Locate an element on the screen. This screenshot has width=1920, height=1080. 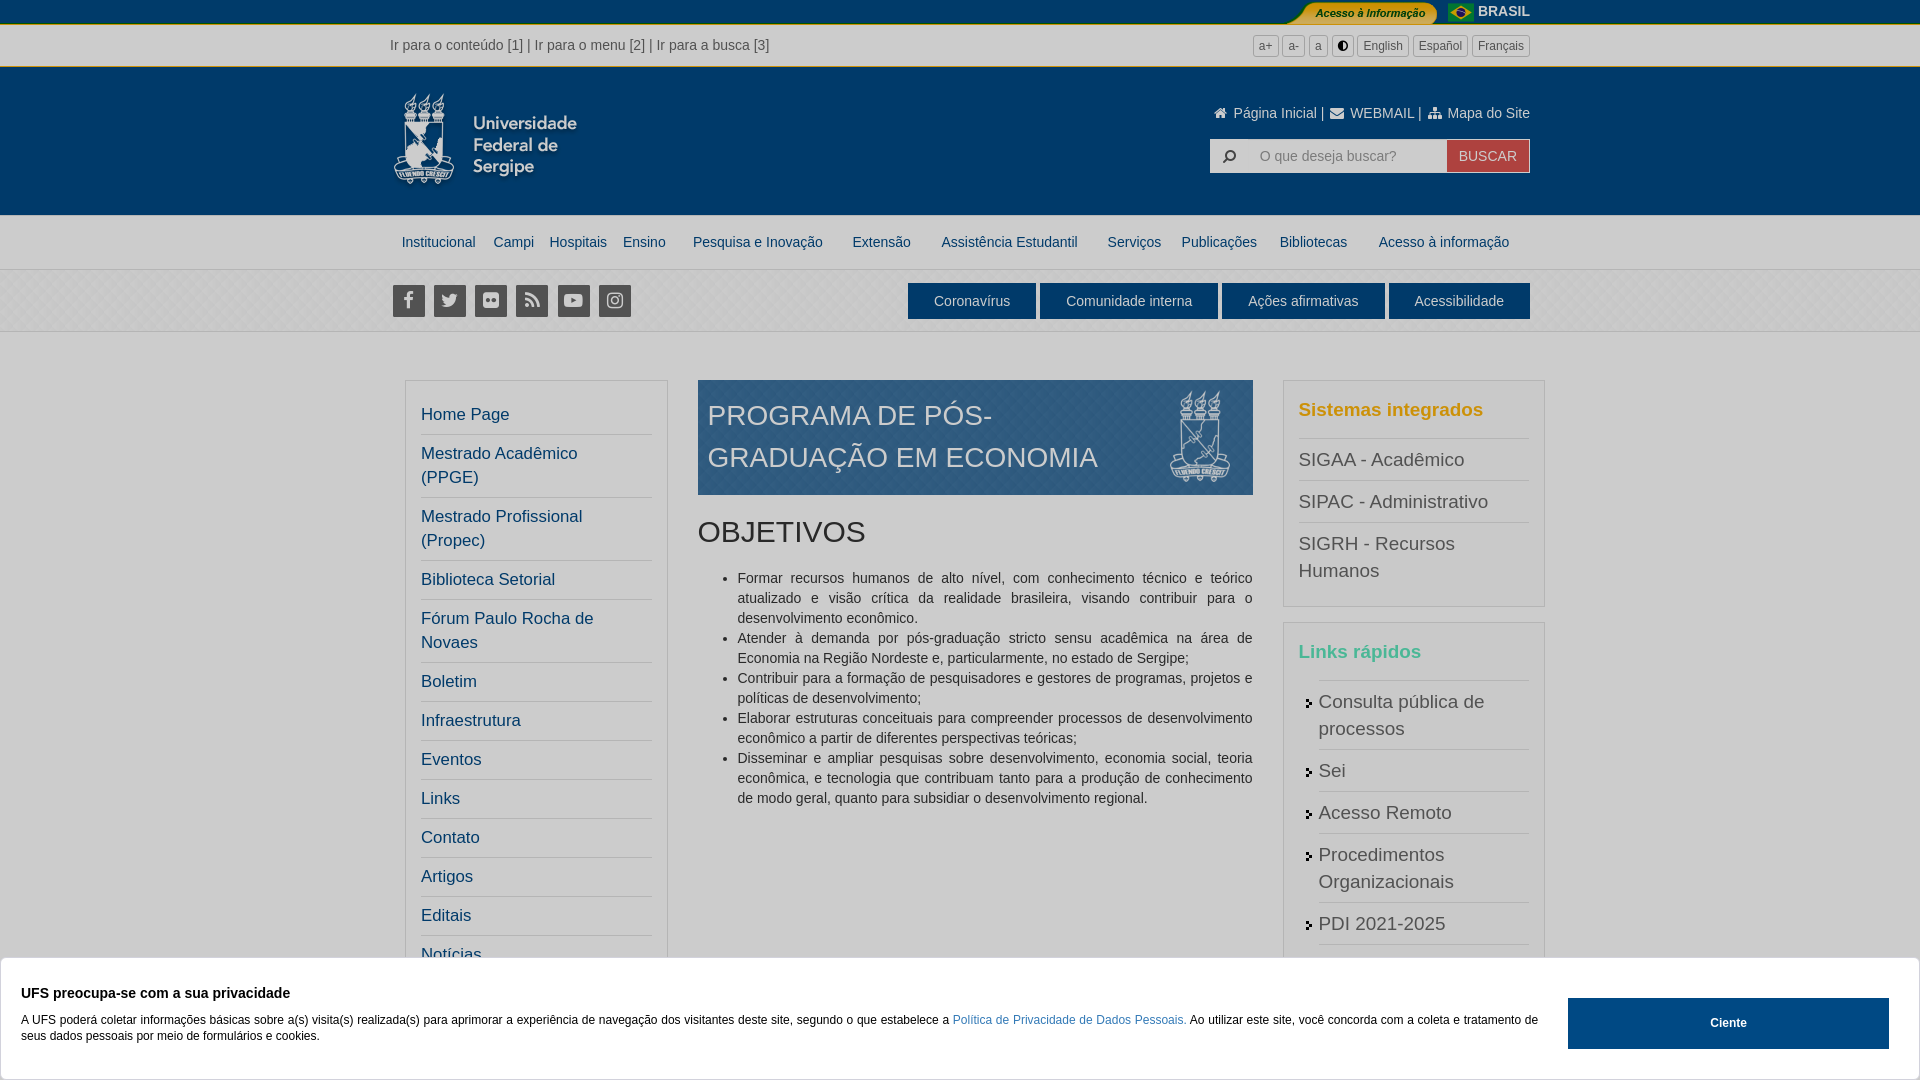
'Sei' is located at coordinates (1318, 769).